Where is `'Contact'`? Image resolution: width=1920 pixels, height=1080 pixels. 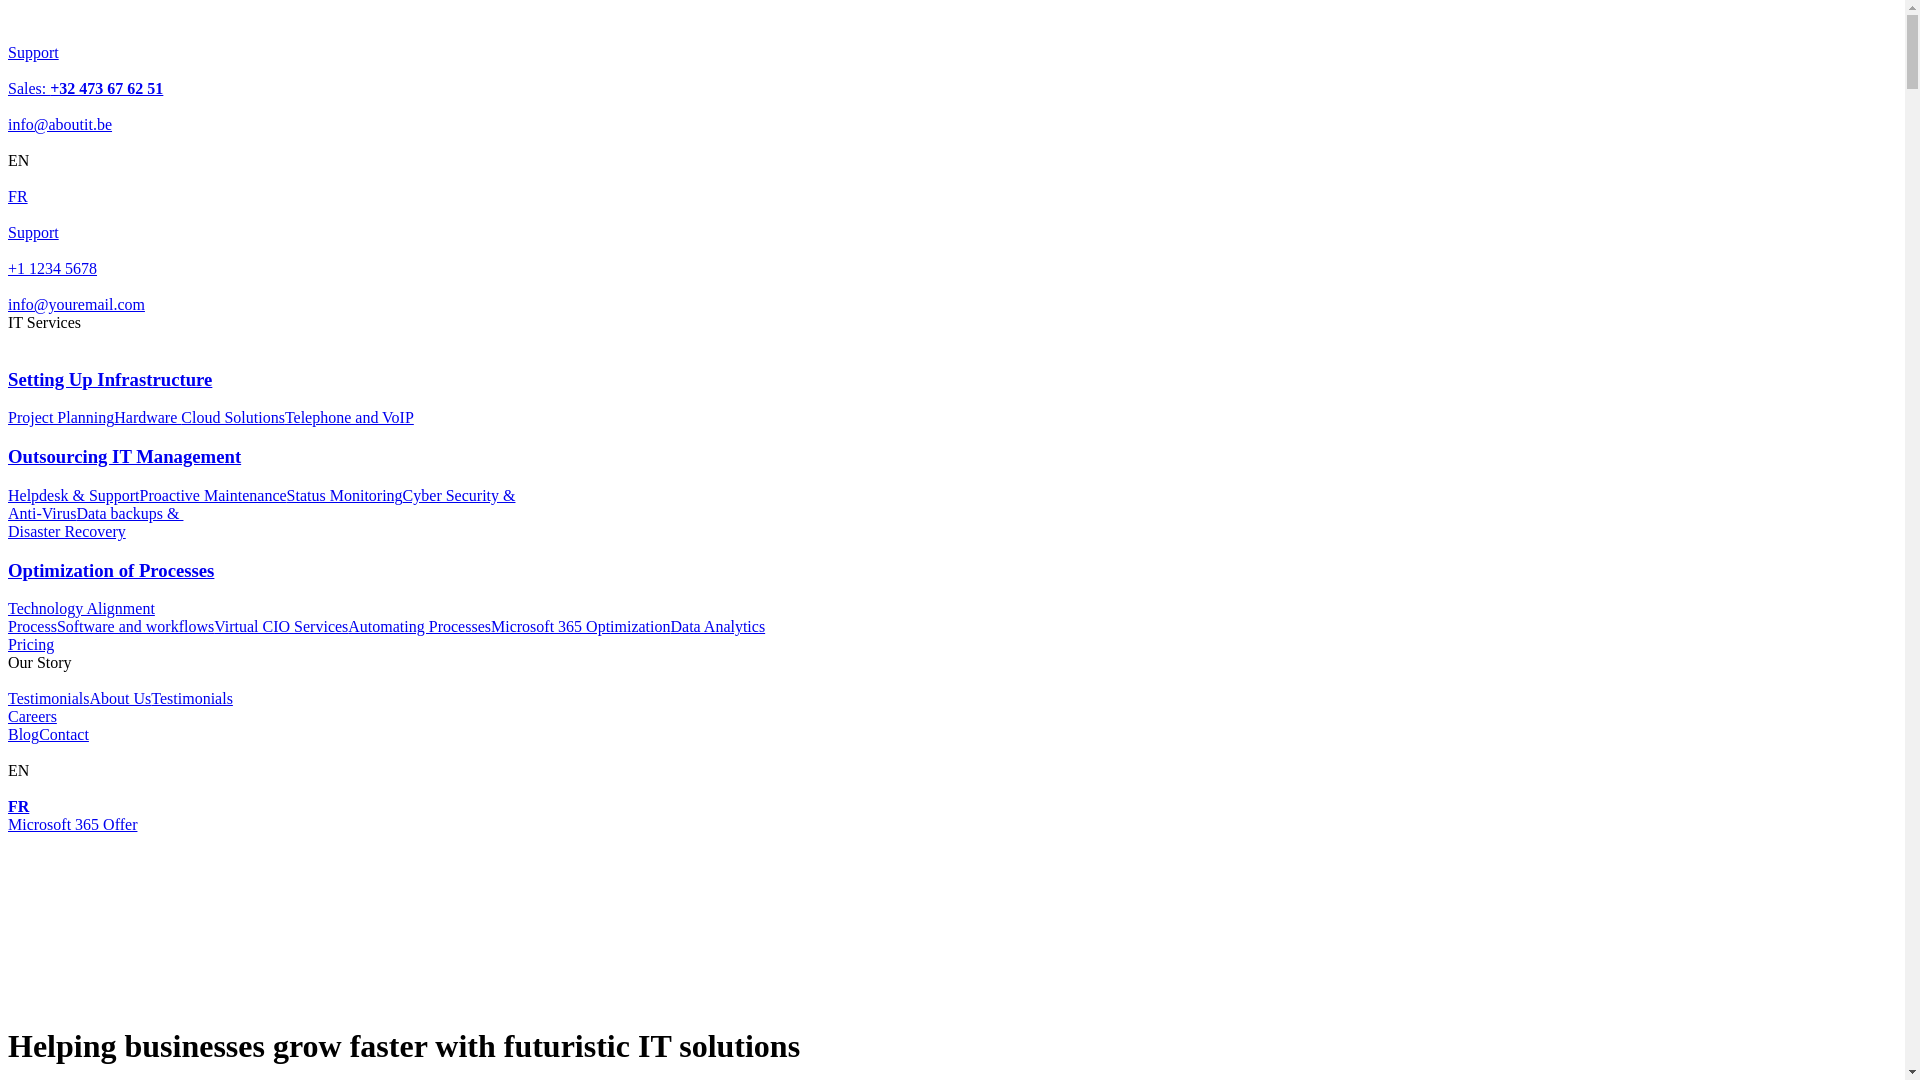 'Contact' is located at coordinates (63, 734).